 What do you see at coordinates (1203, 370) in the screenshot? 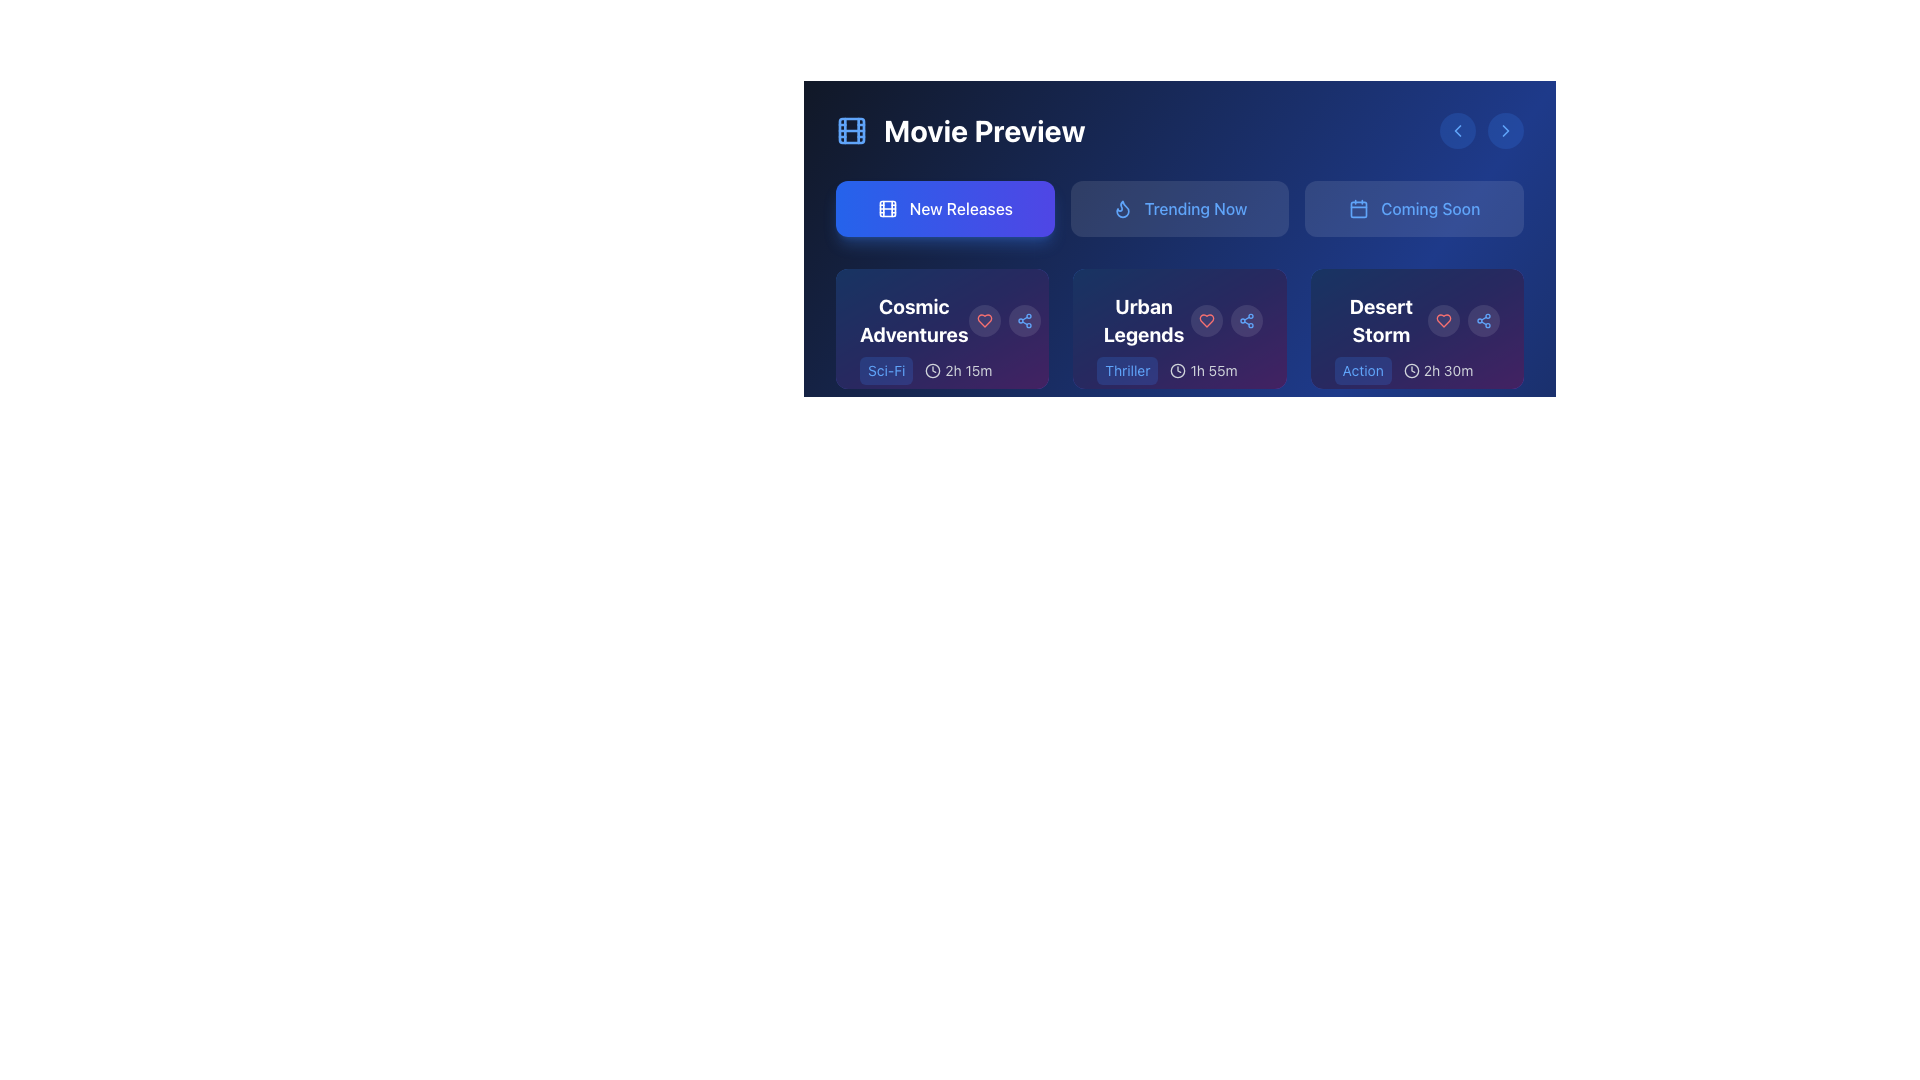
I see `the Text Label displaying '1h 55m' with a clock icon, located within the 'Urban Legends' card, positioned to the right of the 'Thriller' tag` at bounding box center [1203, 370].